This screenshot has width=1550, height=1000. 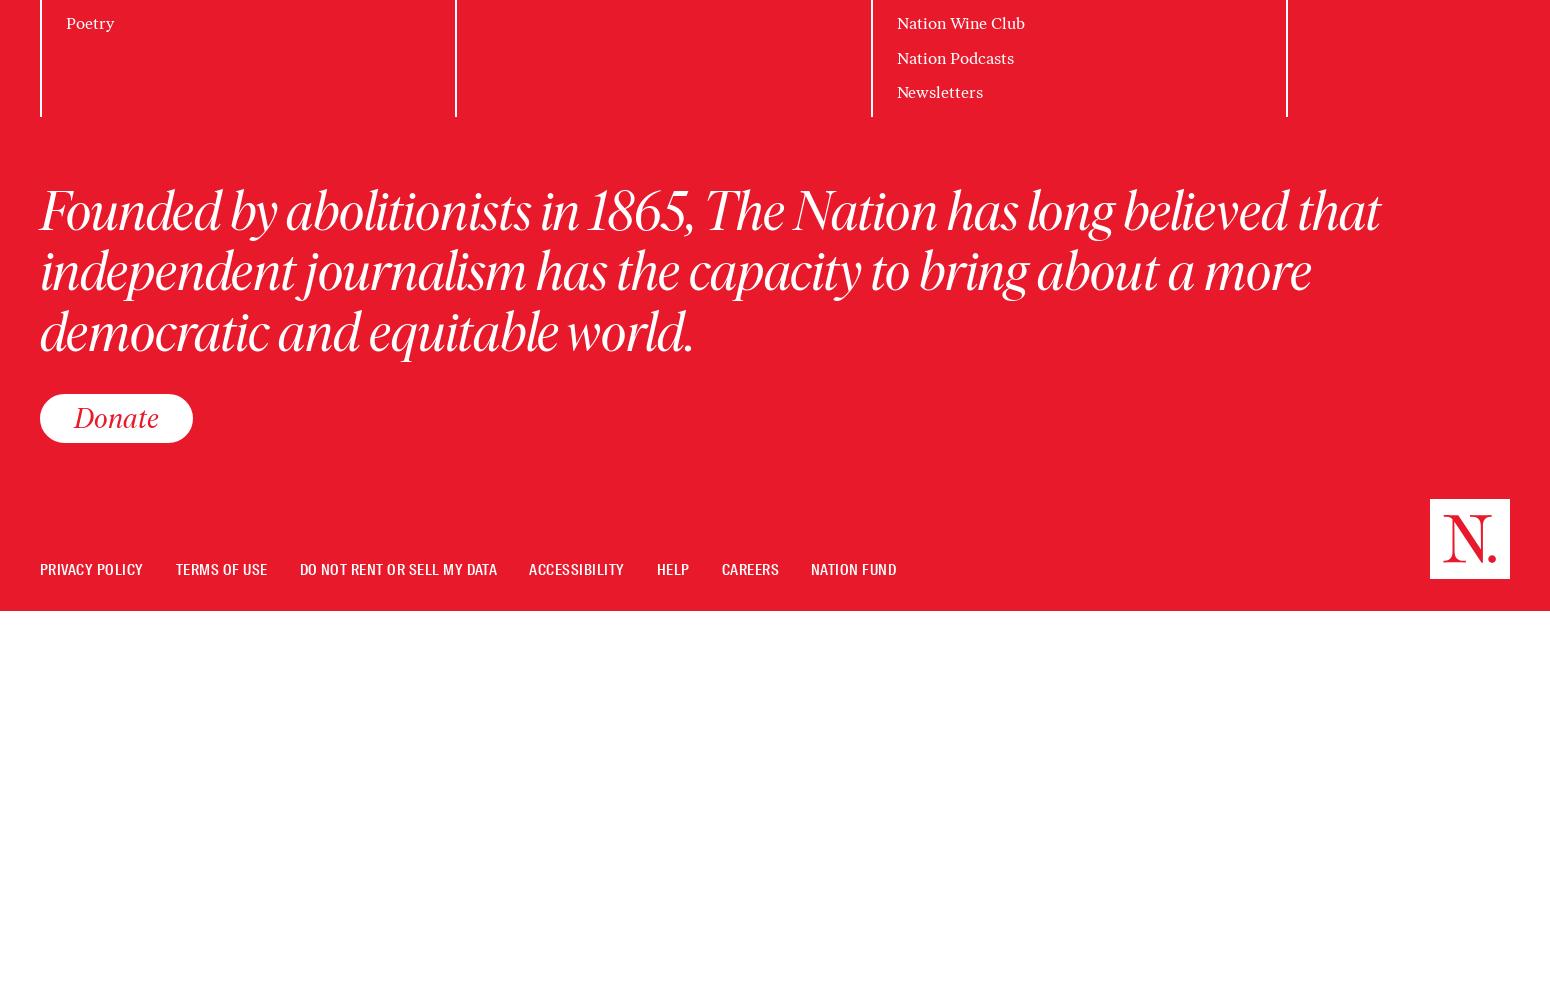 What do you see at coordinates (937, 91) in the screenshot?
I see `'Newsletters'` at bounding box center [937, 91].